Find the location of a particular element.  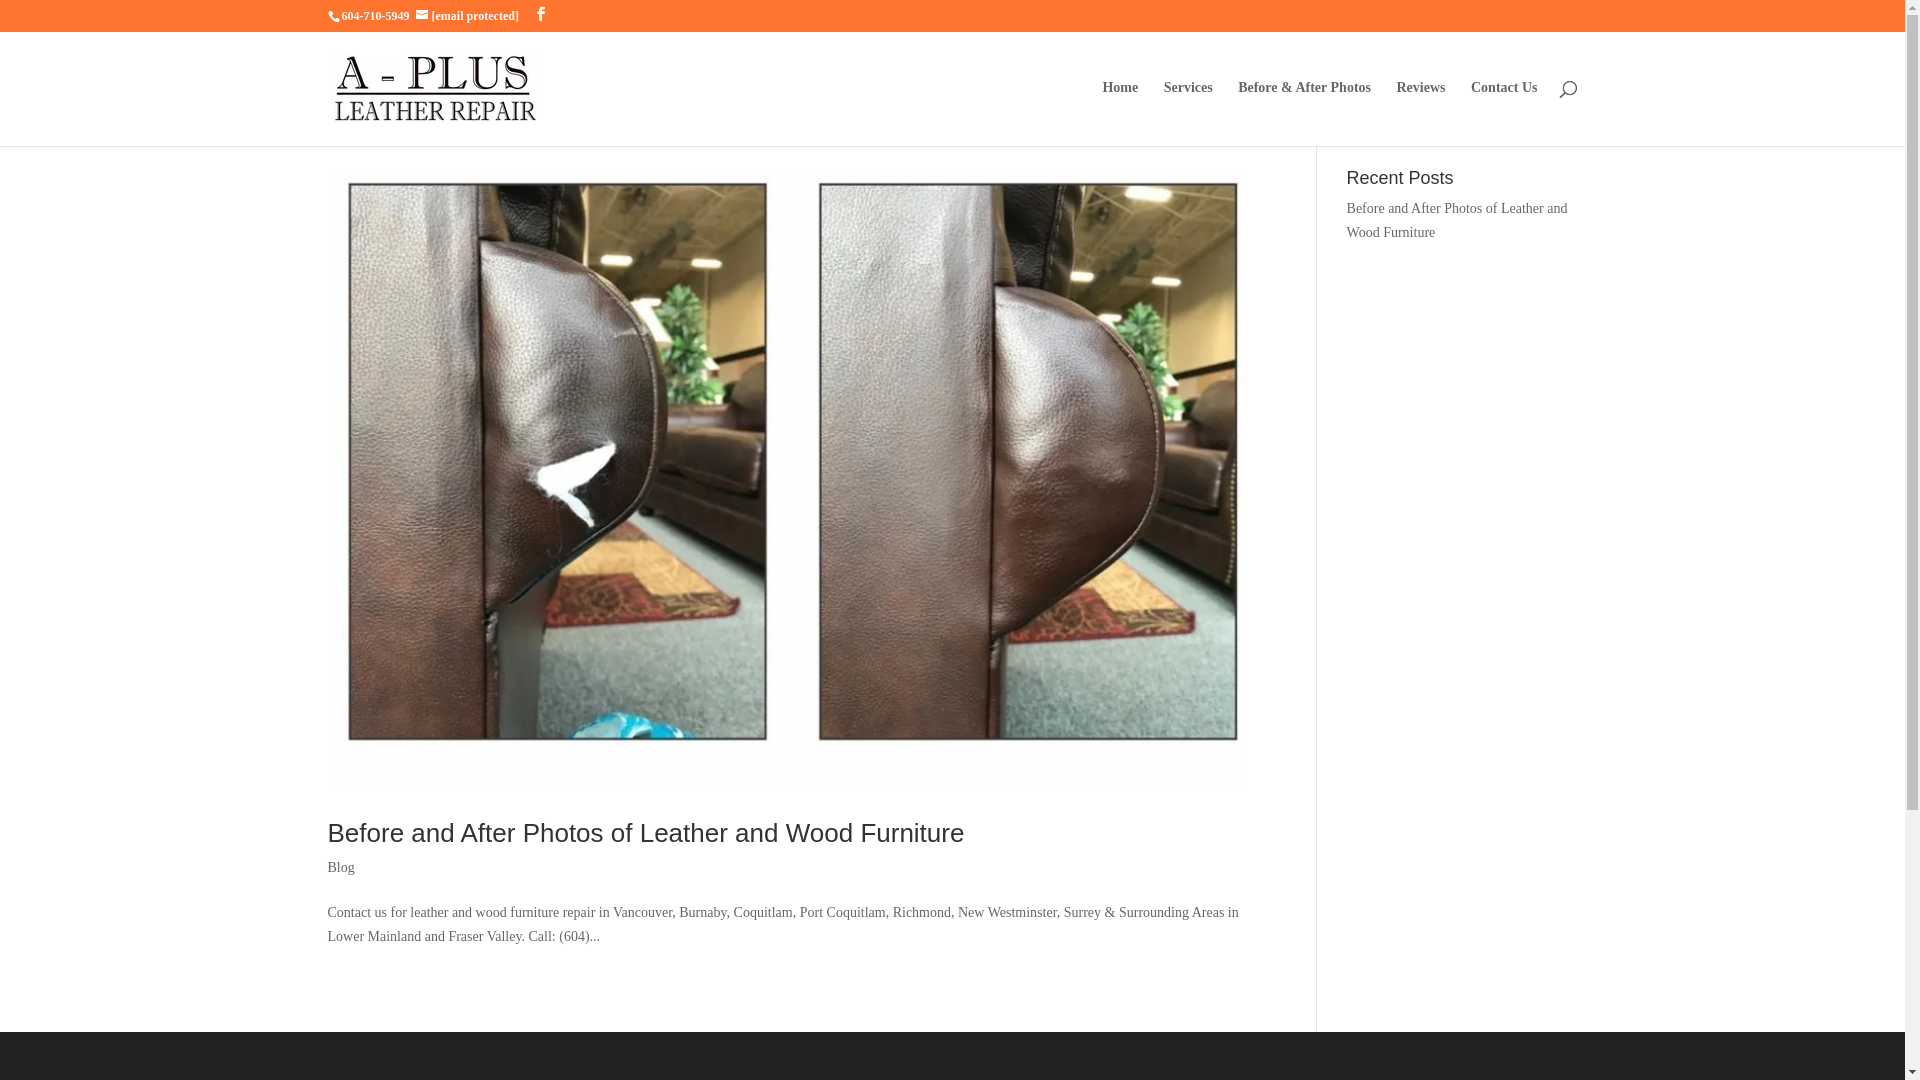

'Contact Us' is located at coordinates (1504, 113).